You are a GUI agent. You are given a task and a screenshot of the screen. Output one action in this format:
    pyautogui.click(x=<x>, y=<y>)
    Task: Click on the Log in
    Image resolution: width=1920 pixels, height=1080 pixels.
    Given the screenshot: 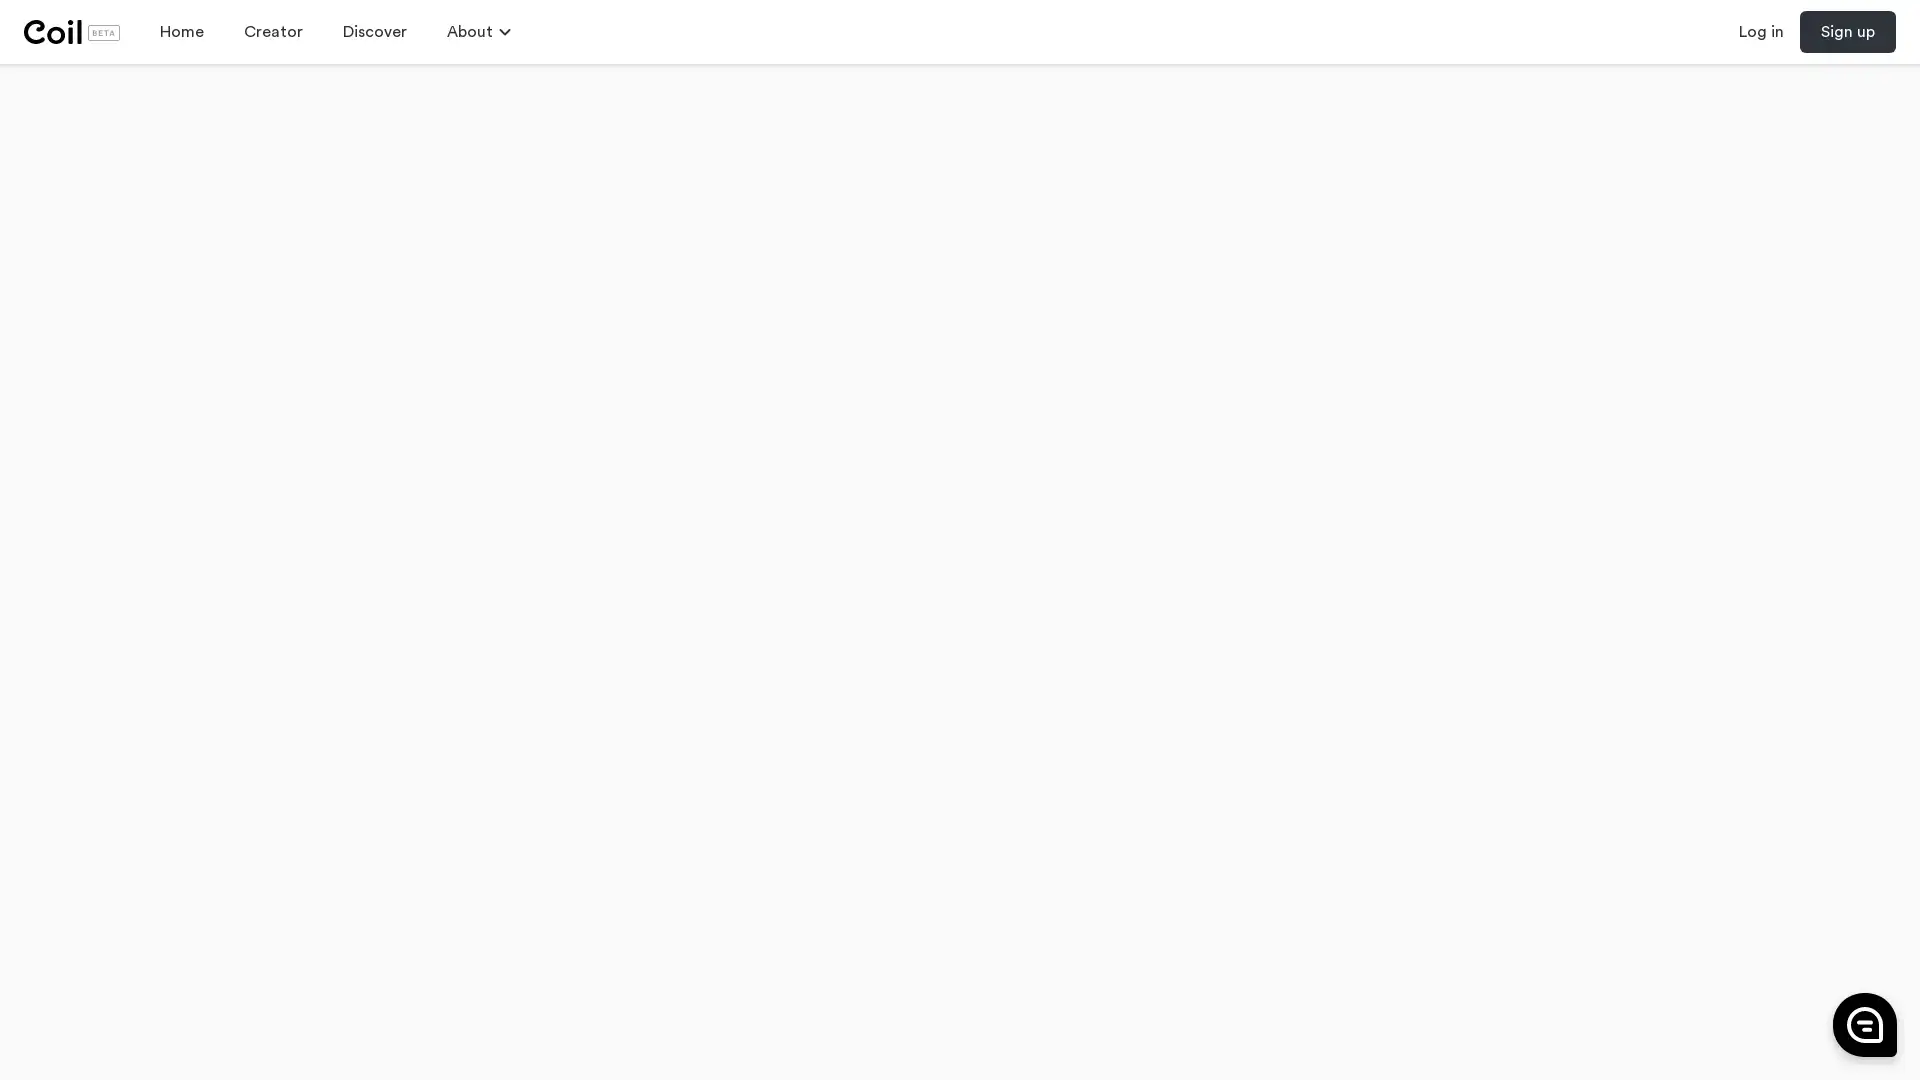 What is the action you would take?
    pyautogui.click(x=1761, y=31)
    